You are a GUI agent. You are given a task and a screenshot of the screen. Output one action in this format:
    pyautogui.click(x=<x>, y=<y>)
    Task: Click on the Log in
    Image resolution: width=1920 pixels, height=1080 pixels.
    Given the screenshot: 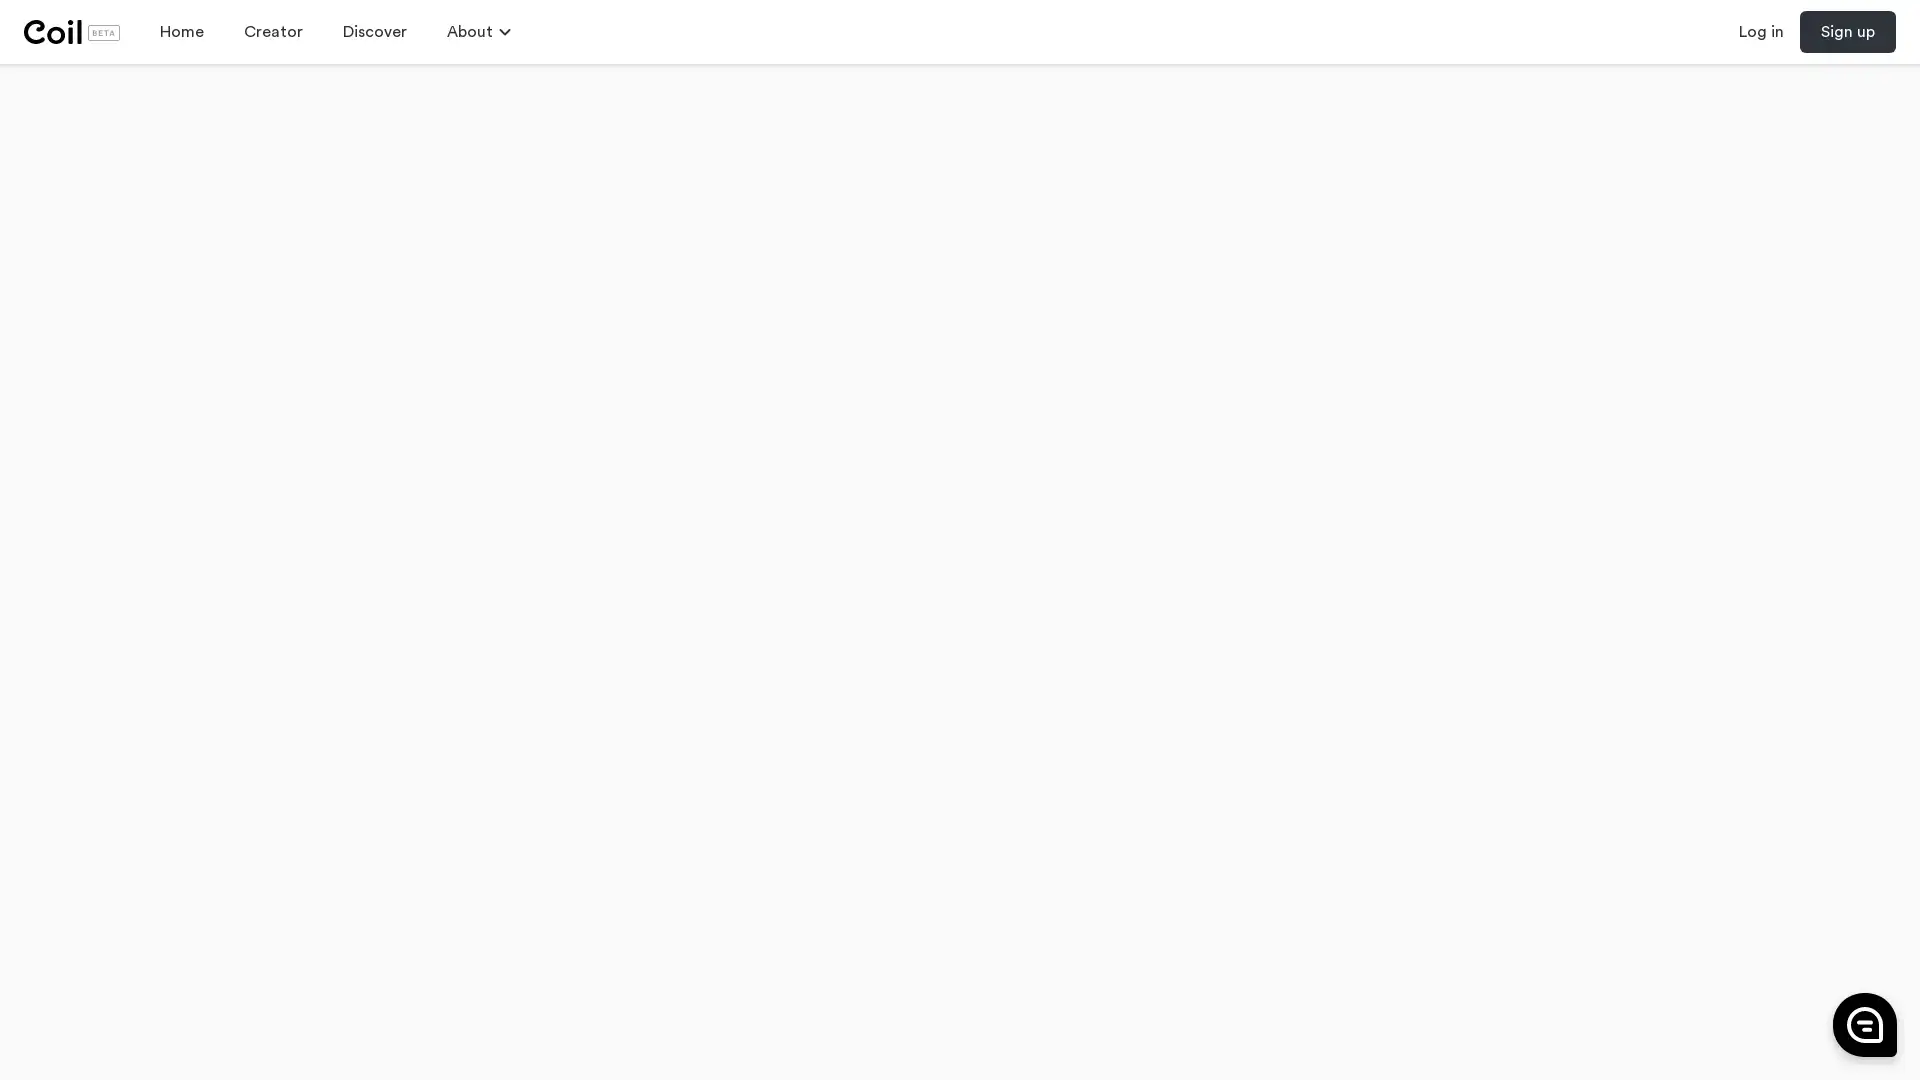 What is the action you would take?
    pyautogui.click(x=1761, y=31)
    